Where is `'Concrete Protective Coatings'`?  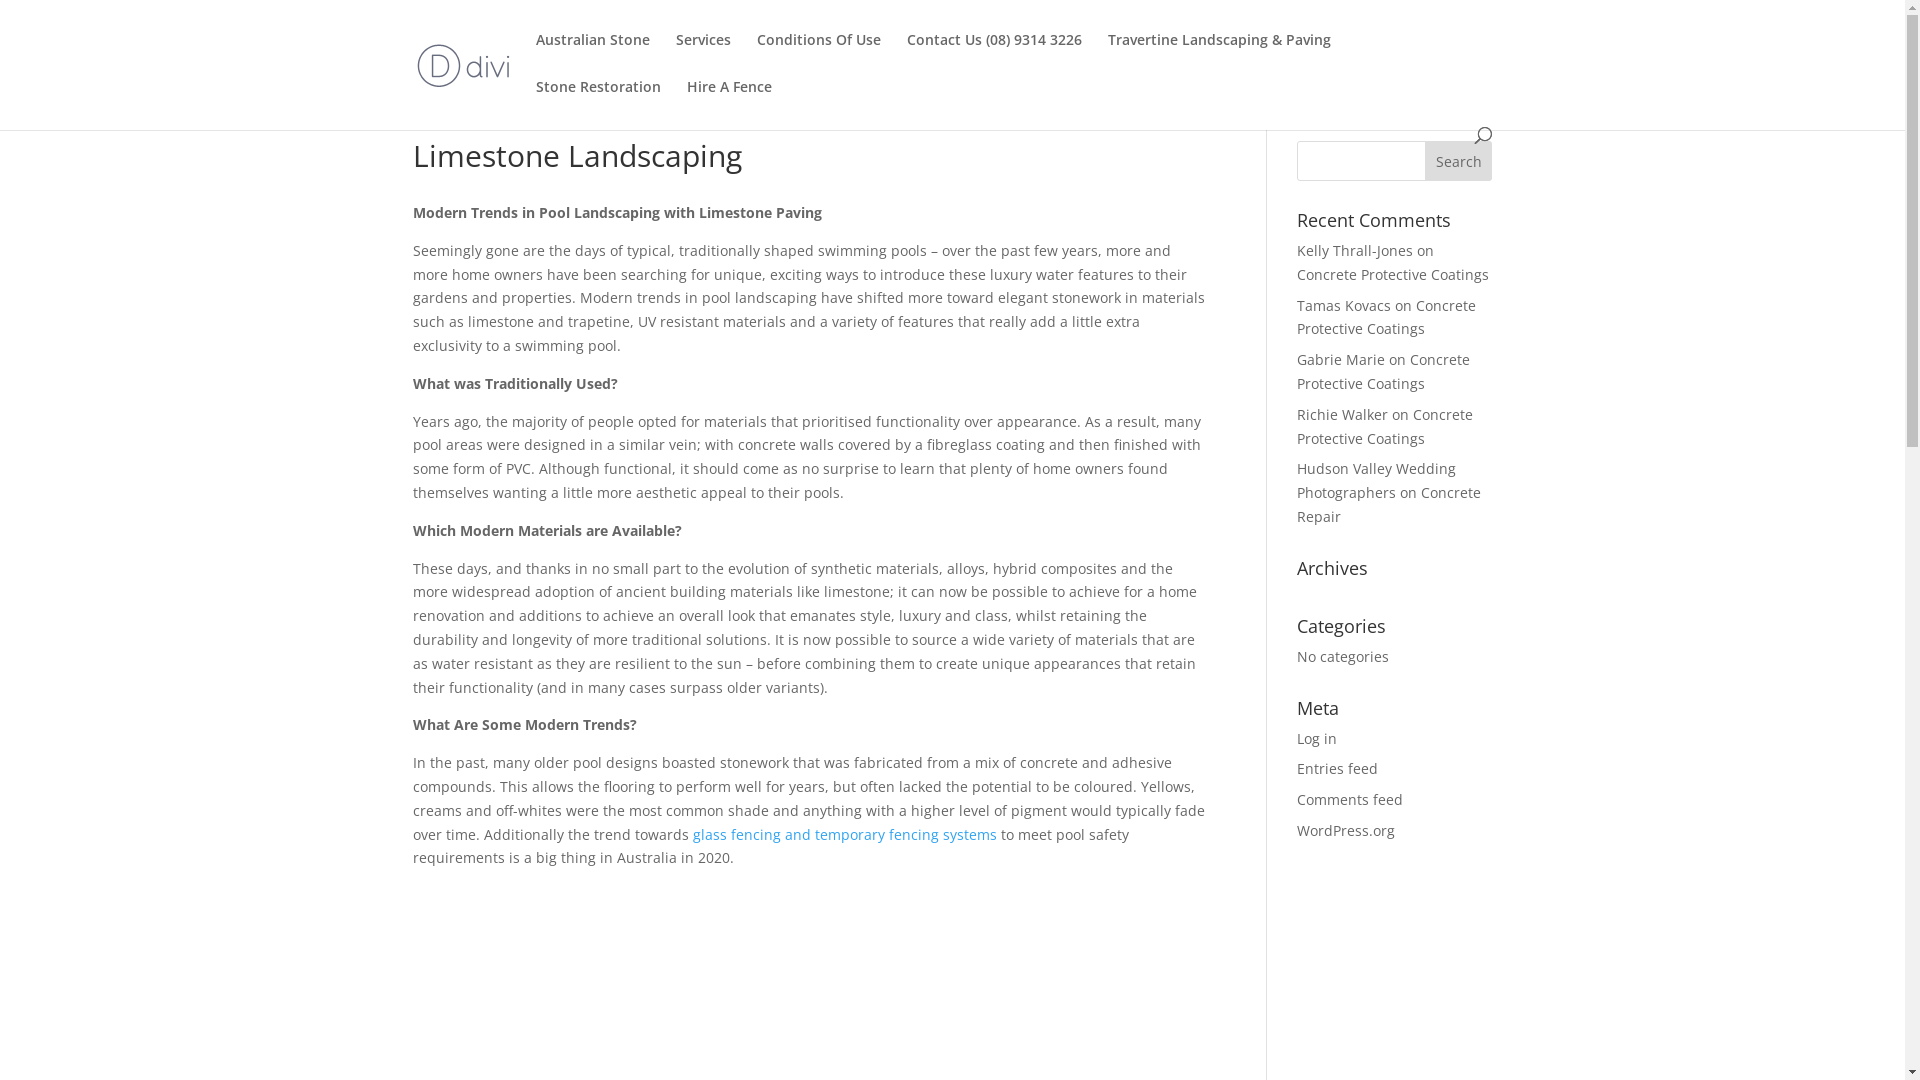 'Concrete Protective Coatings' is located at coordinates (1385, 316).